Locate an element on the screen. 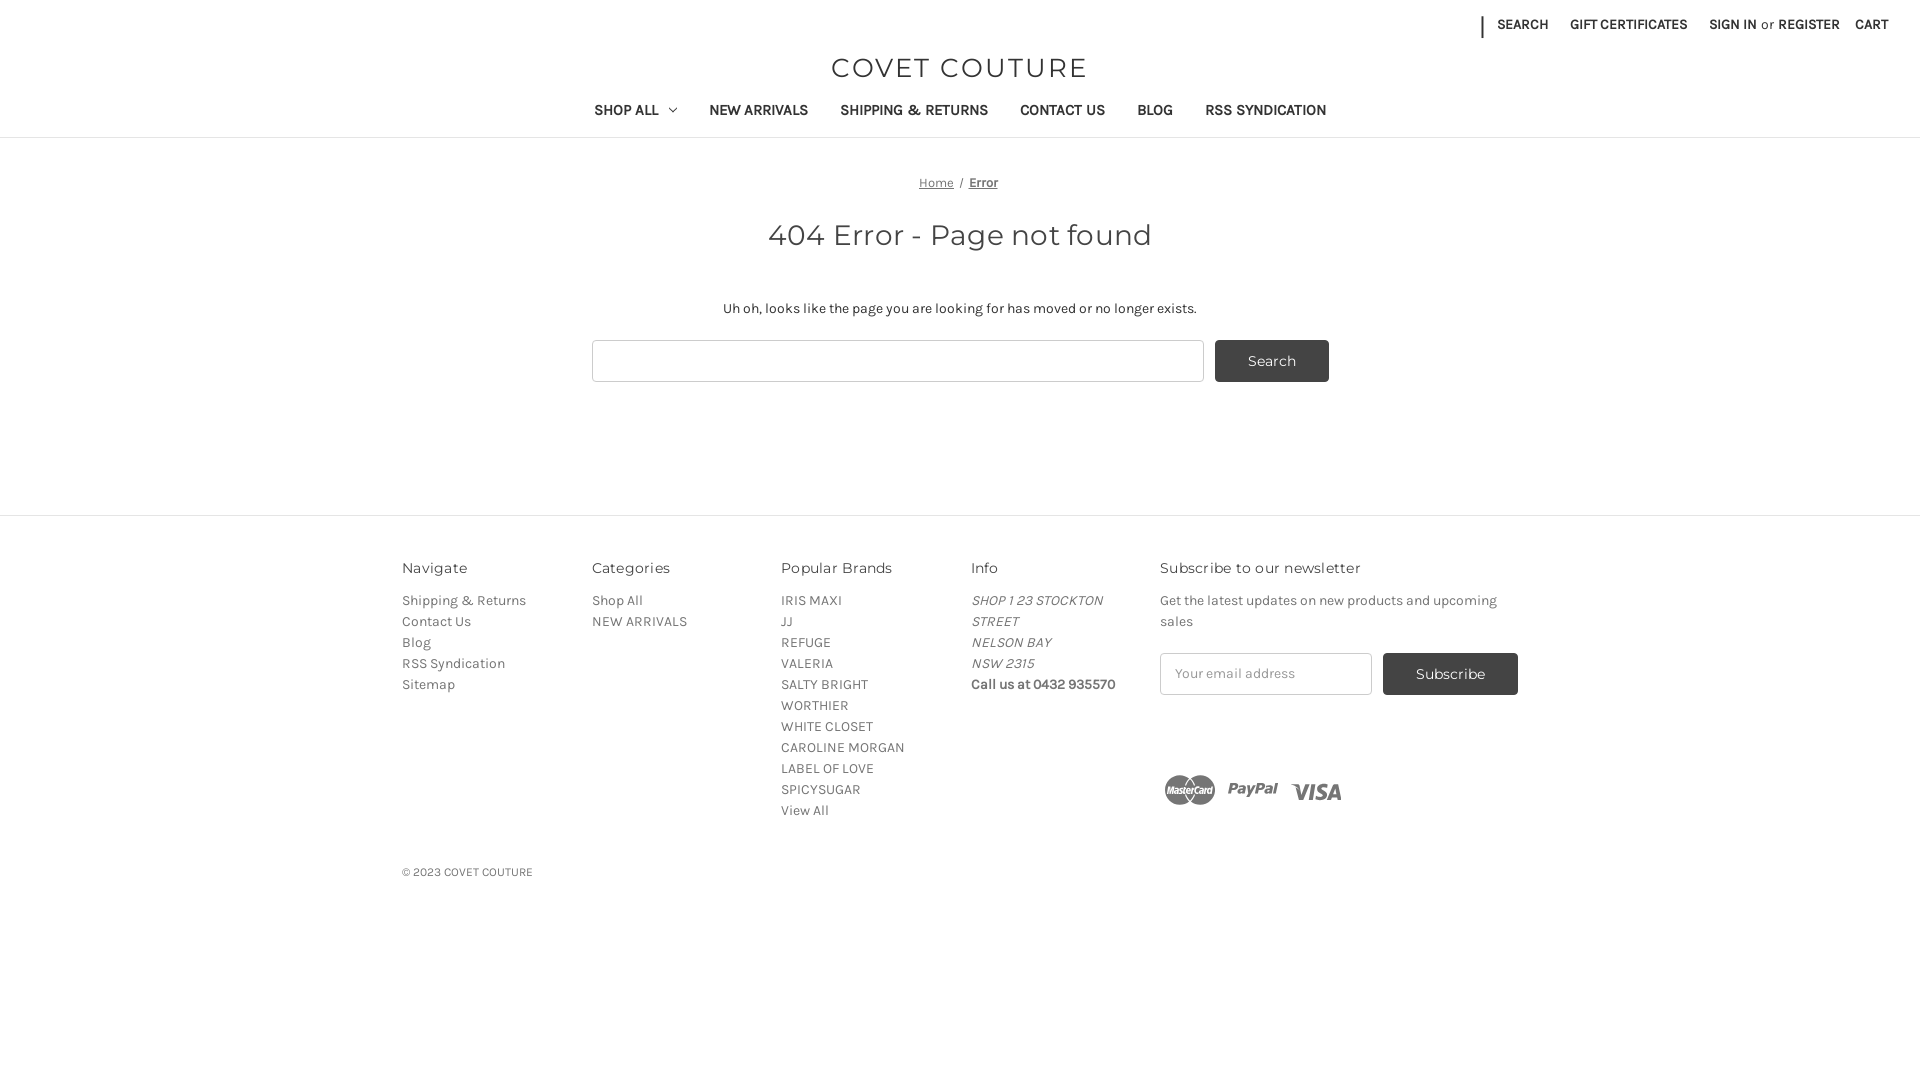  'IRIS MAXI' is located at coordinates (780, 599).